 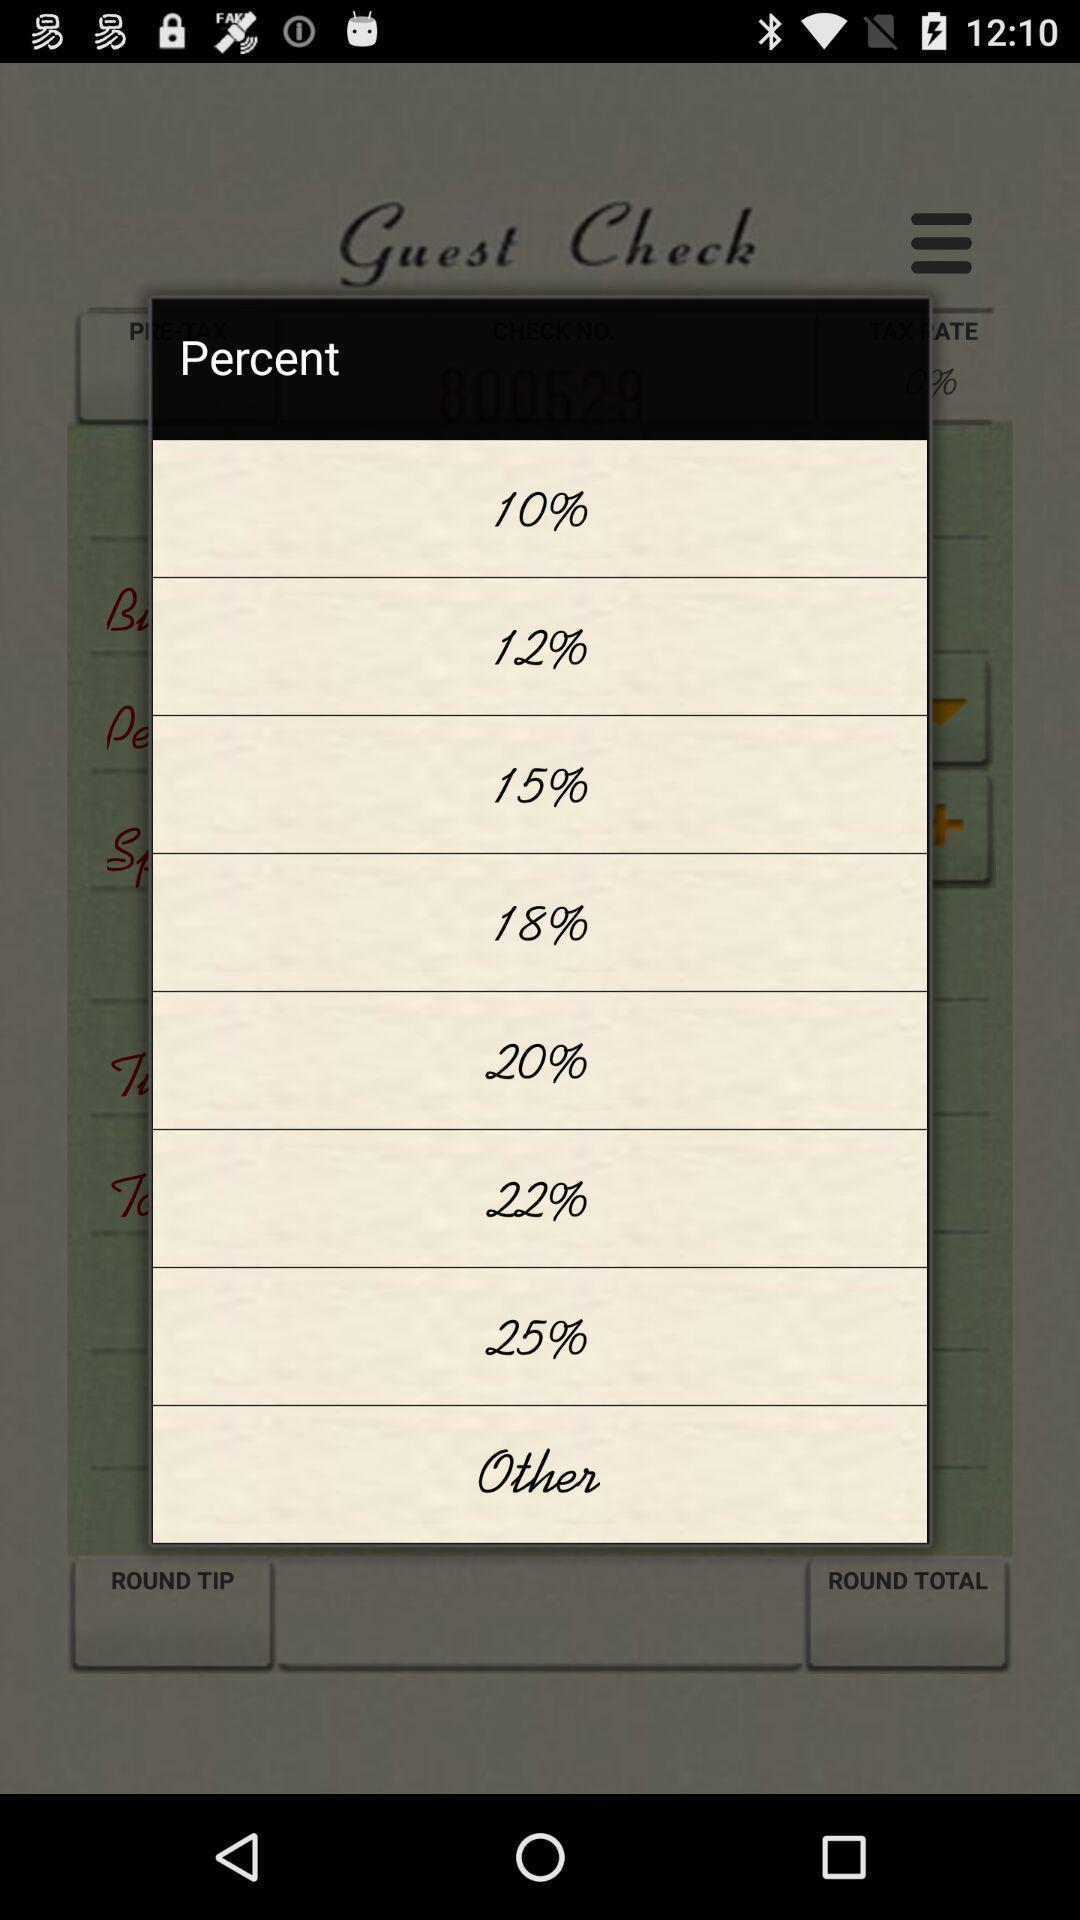 What do you see at coordinates (540, 1336) in the screenshot?
I see `25% item` at bounding box center [540, 1336].